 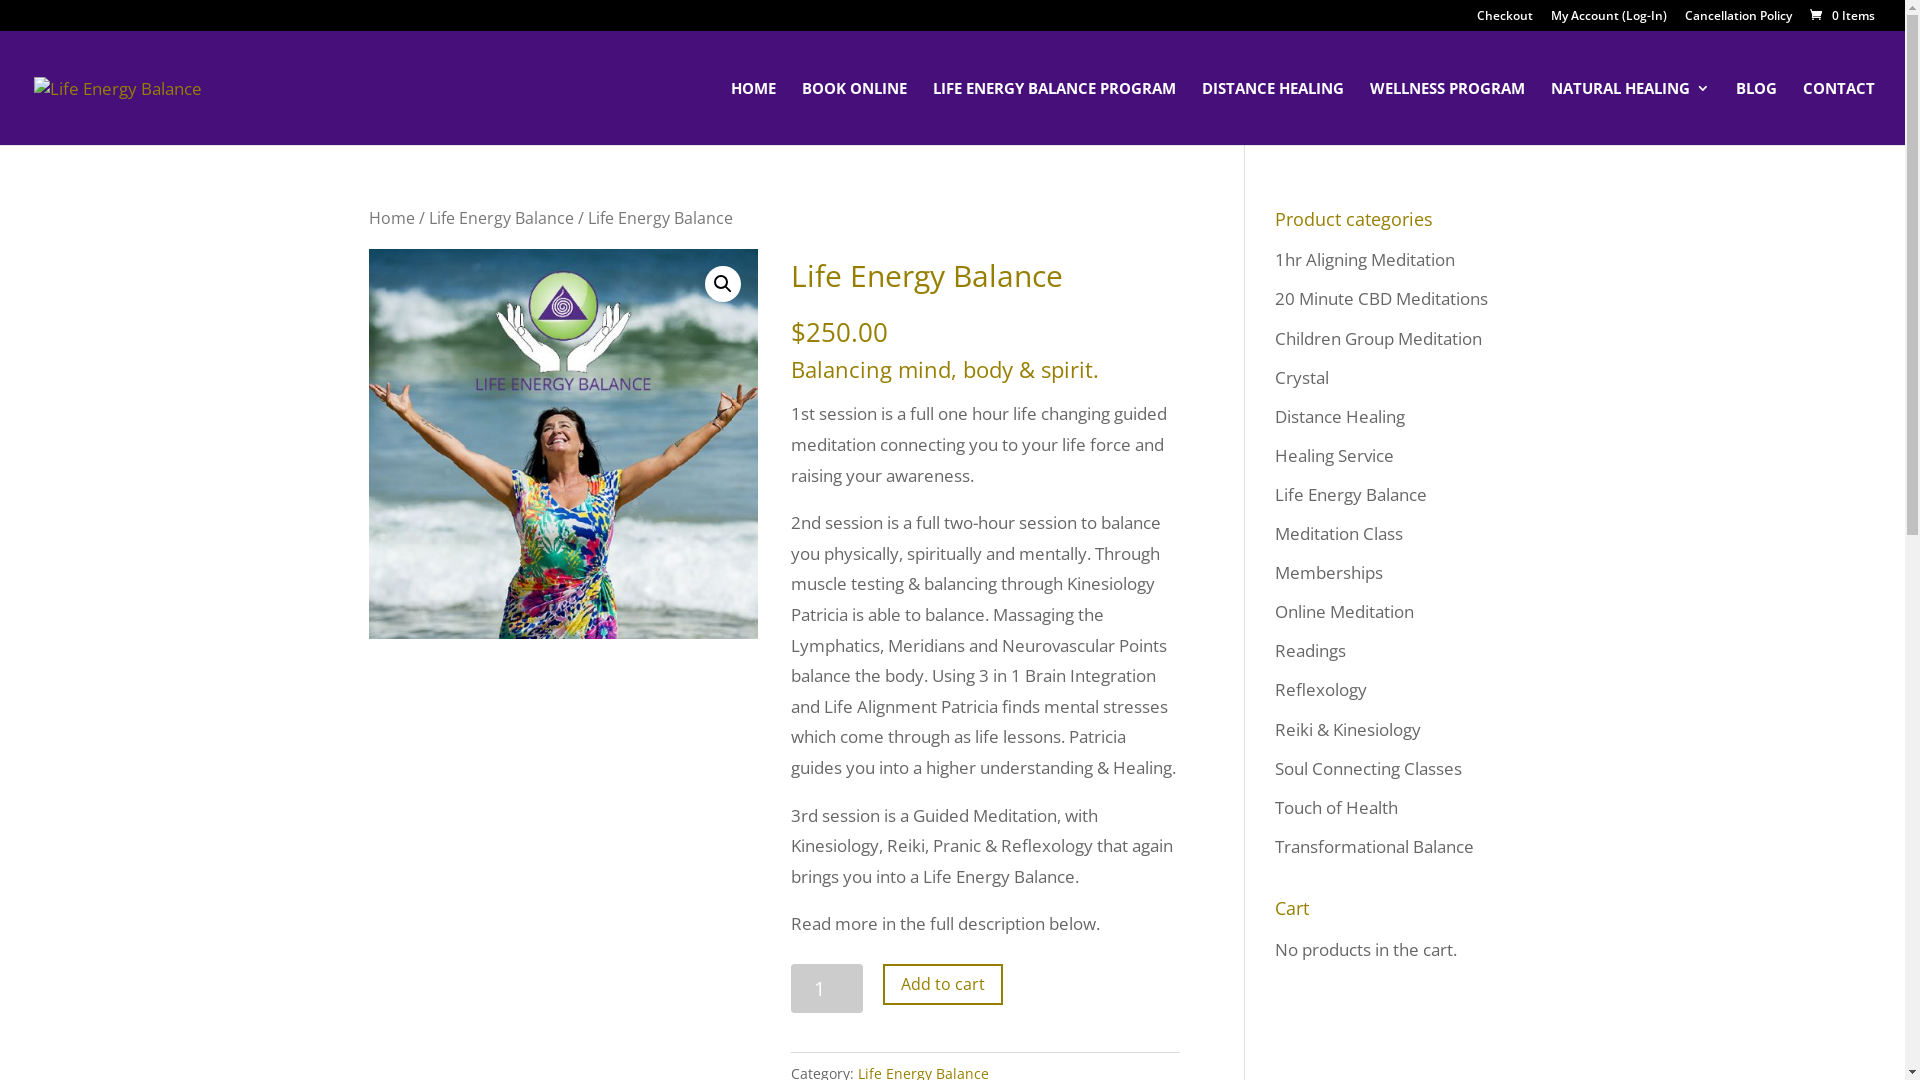 What do you see at coordinates (1272, 298) in the screenshot?
I see `'20 Minute CBD Meditations'` at bounding box center [1272, 298].